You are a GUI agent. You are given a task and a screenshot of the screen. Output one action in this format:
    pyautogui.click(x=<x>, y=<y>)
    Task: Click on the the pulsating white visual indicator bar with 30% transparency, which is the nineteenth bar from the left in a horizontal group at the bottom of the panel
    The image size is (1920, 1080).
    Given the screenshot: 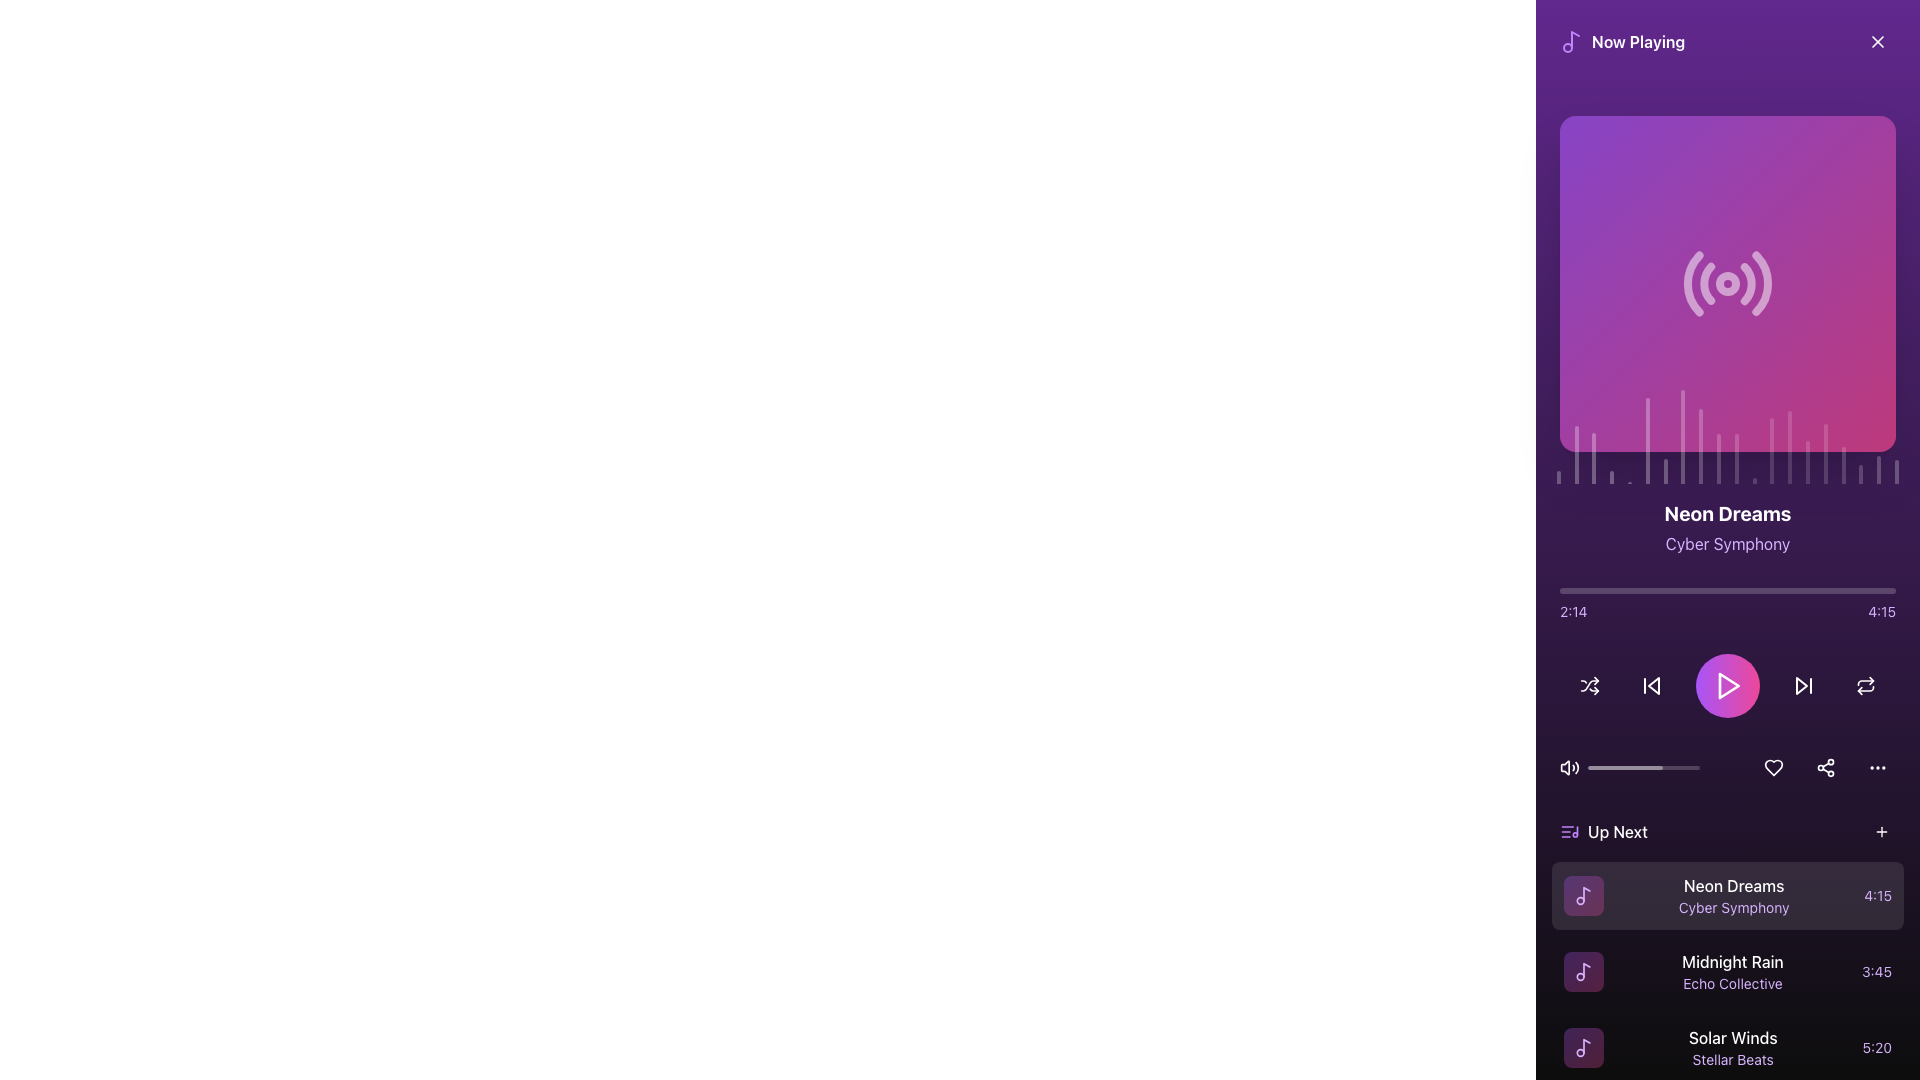 What is the action you would take?
    pyautogui.click(x=1878, y=469)
    